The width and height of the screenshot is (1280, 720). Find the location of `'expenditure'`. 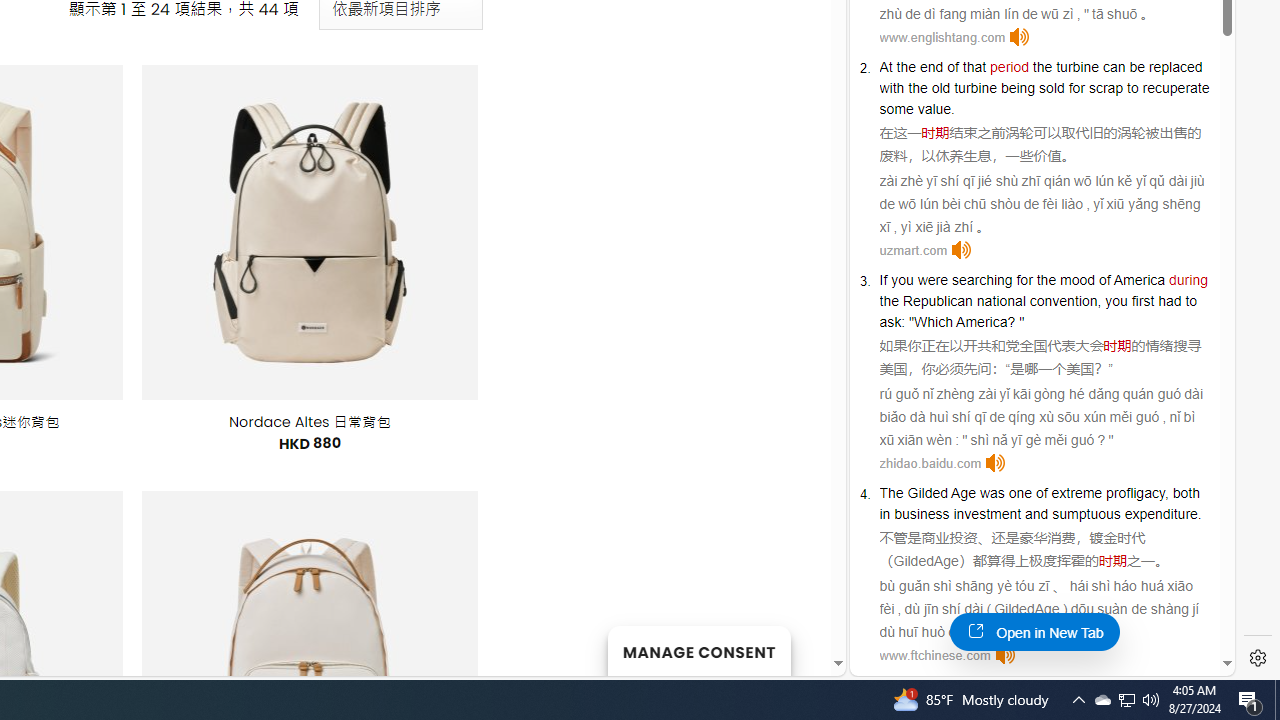

'expenditure' is located at coordinates (1160, 513).